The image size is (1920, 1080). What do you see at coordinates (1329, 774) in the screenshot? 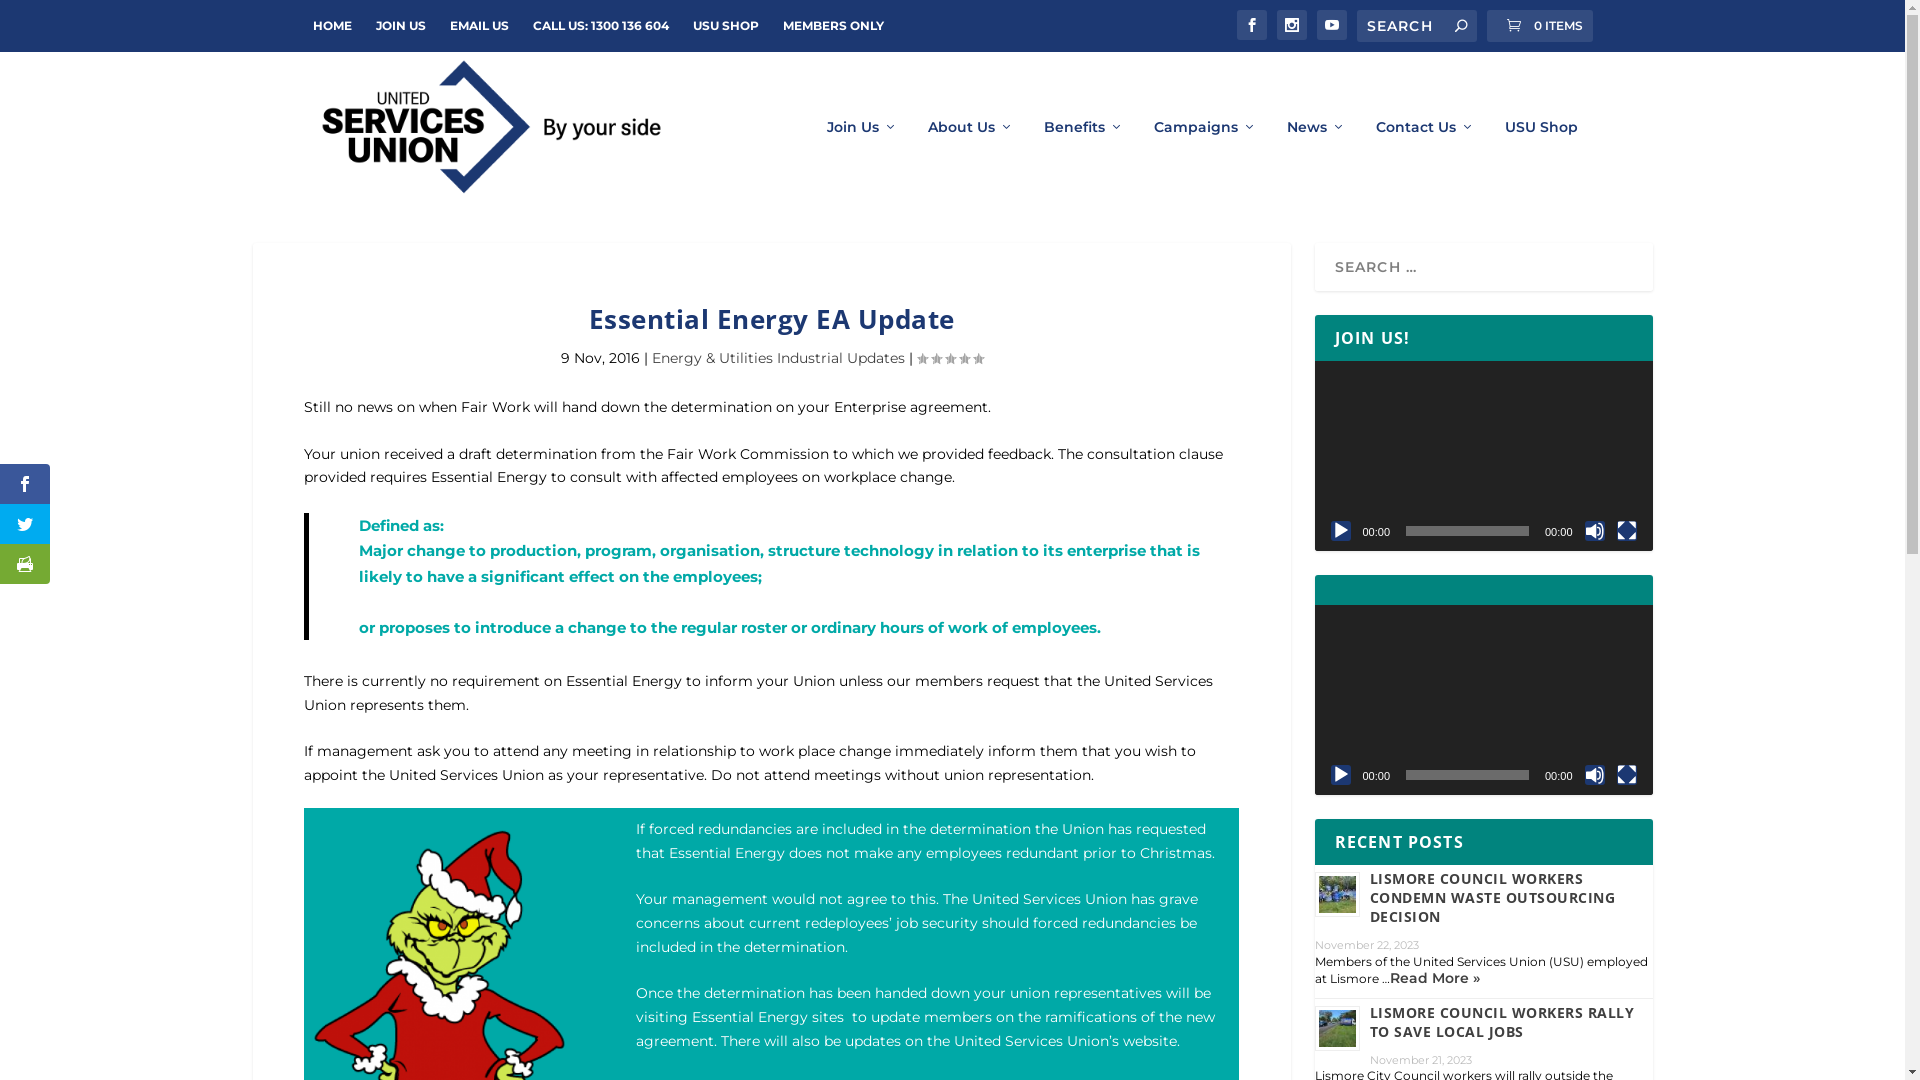
I see `'Play'` at bounding box center [1329, 774].